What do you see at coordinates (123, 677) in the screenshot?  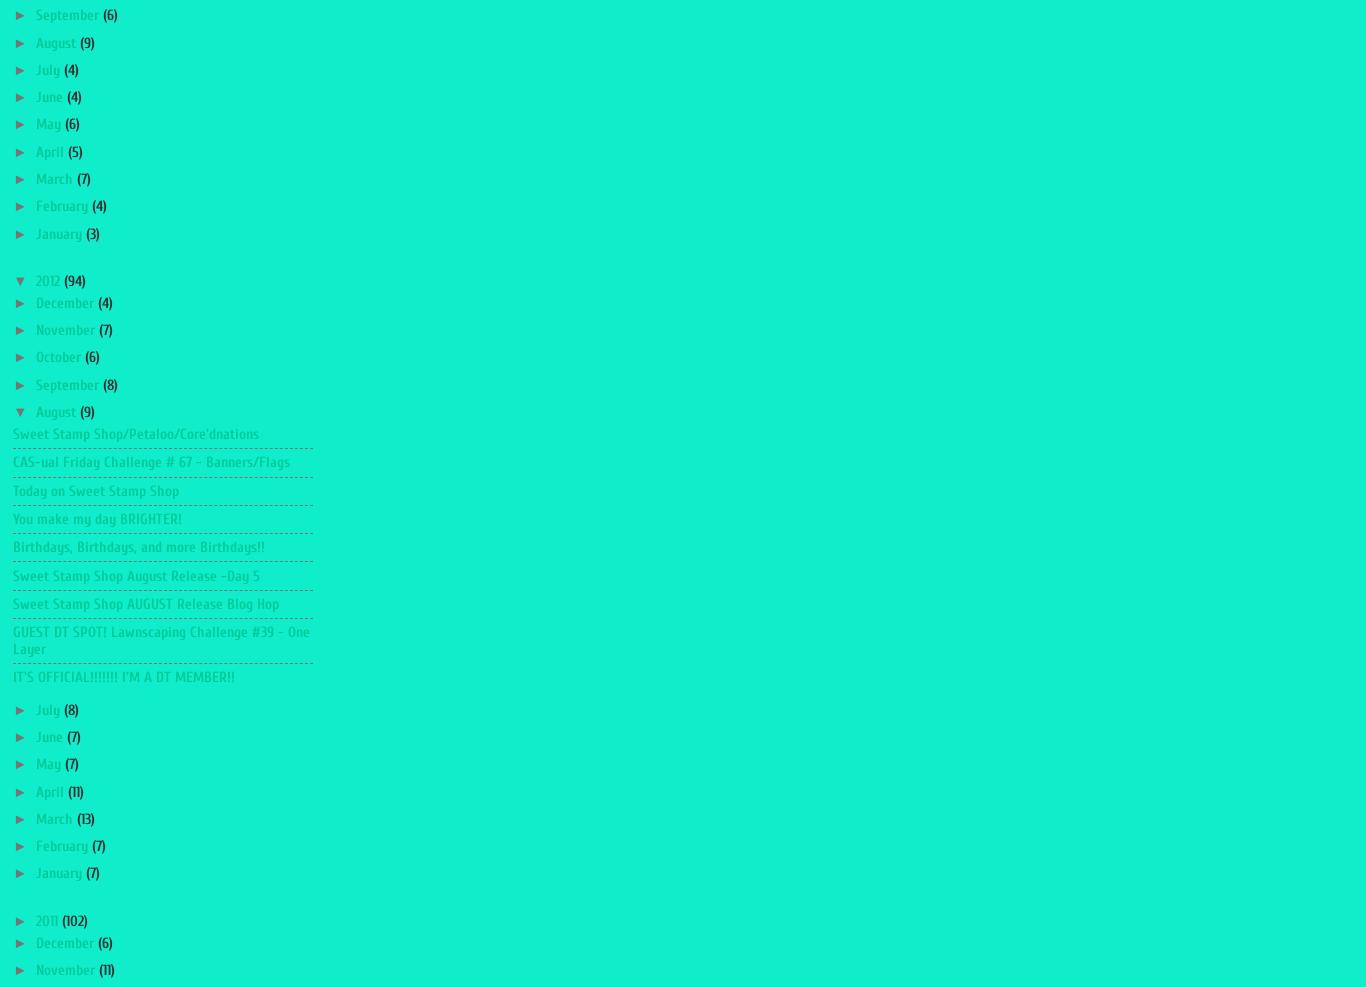 I see `'IT'S OFFICIAL!!!!!!! I'M A DT MEMBER!!'` at bounding box center [123, 677].